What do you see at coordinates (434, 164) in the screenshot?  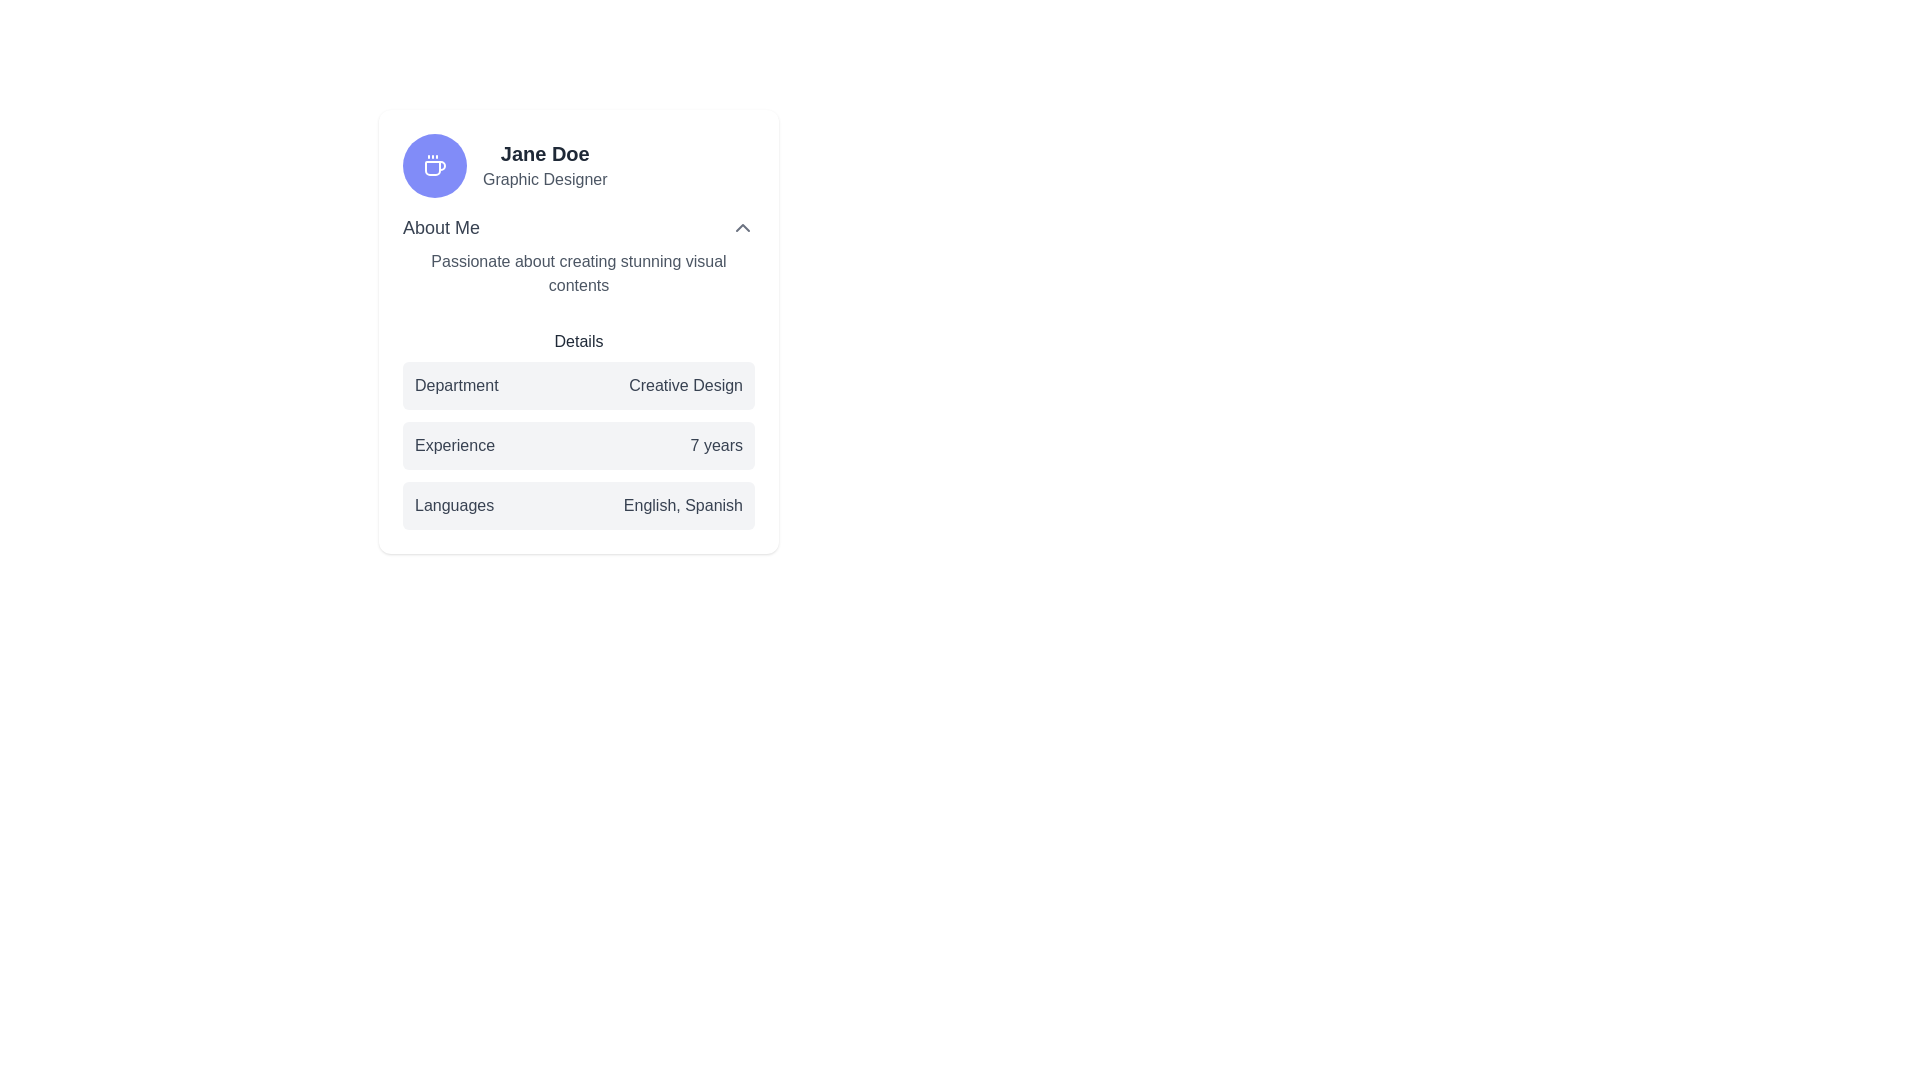 I see `the coffee cup icon, which is outlined in white and situated within a light purple circular background, located in the top-left section of the profile card above the user name 'Jane Doe'` at bounding box center [434, 164].